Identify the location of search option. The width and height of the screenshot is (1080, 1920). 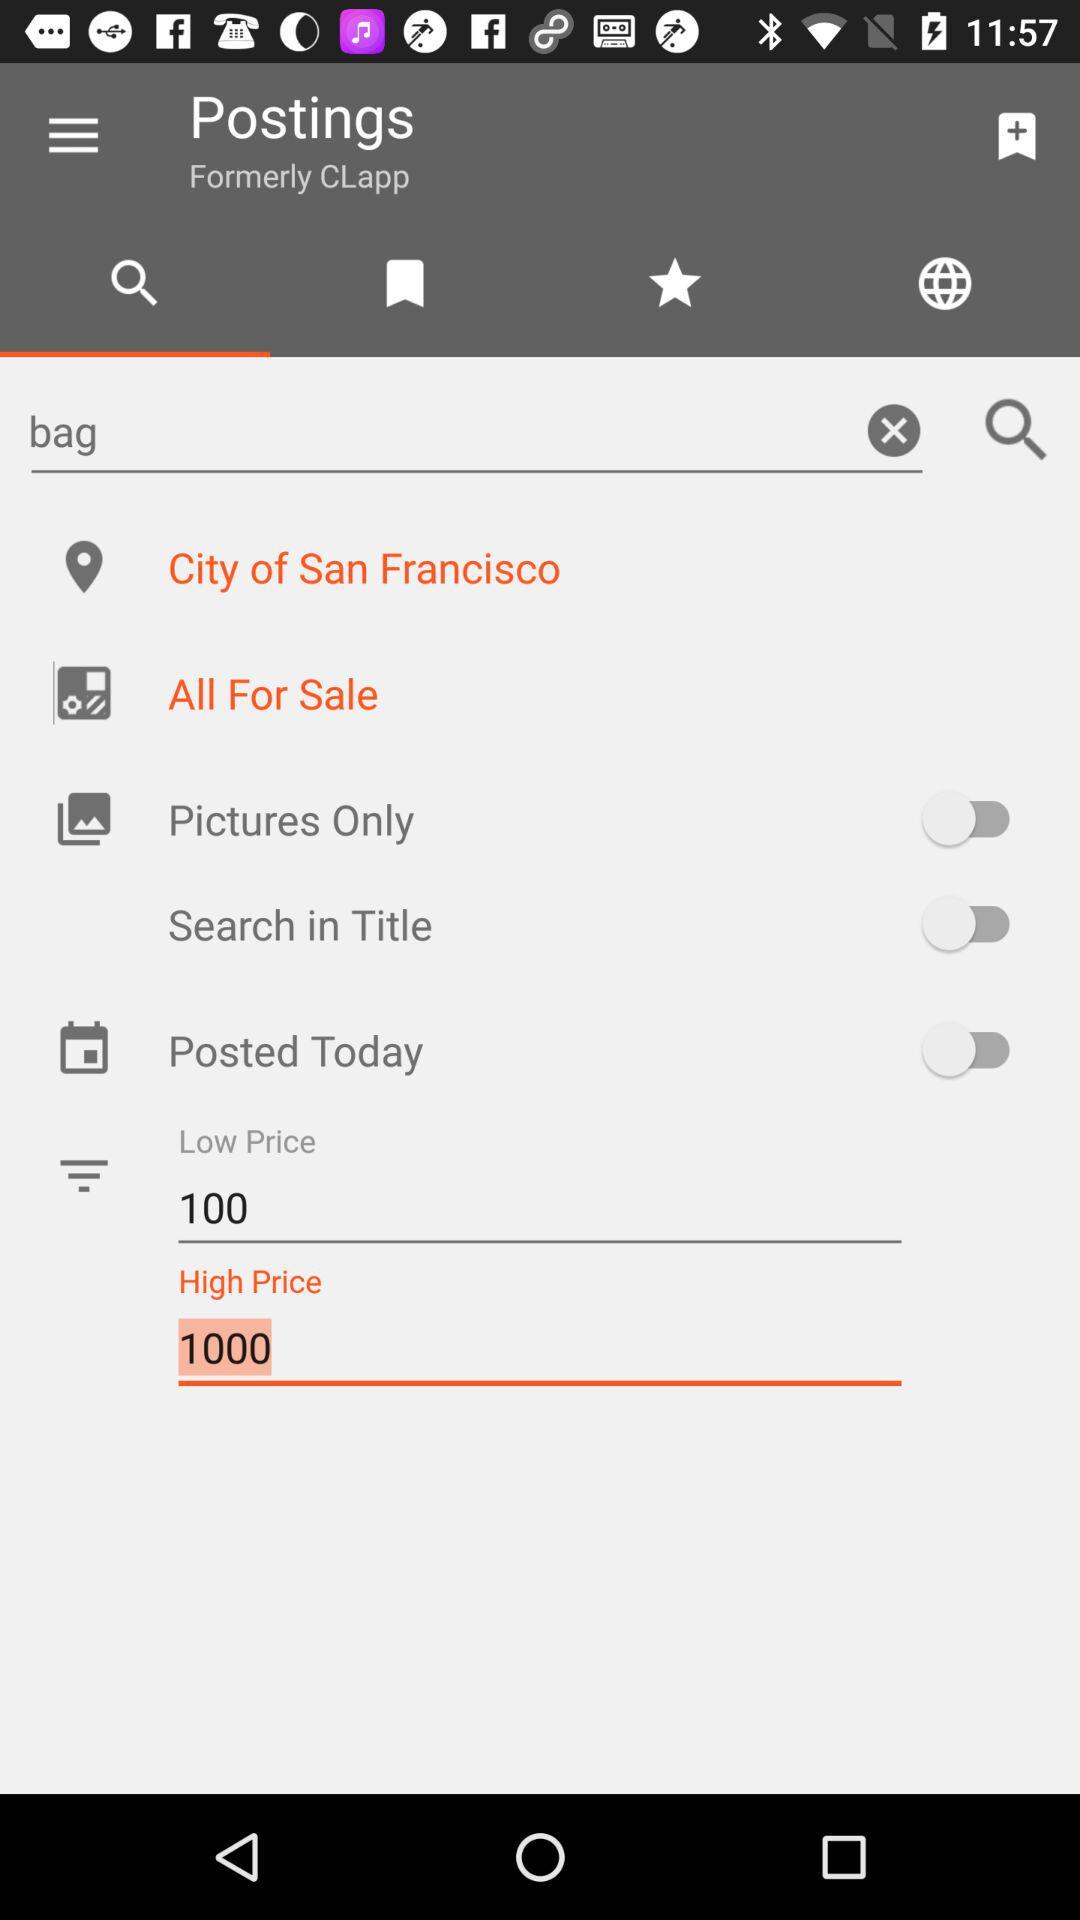
(1017, 429).